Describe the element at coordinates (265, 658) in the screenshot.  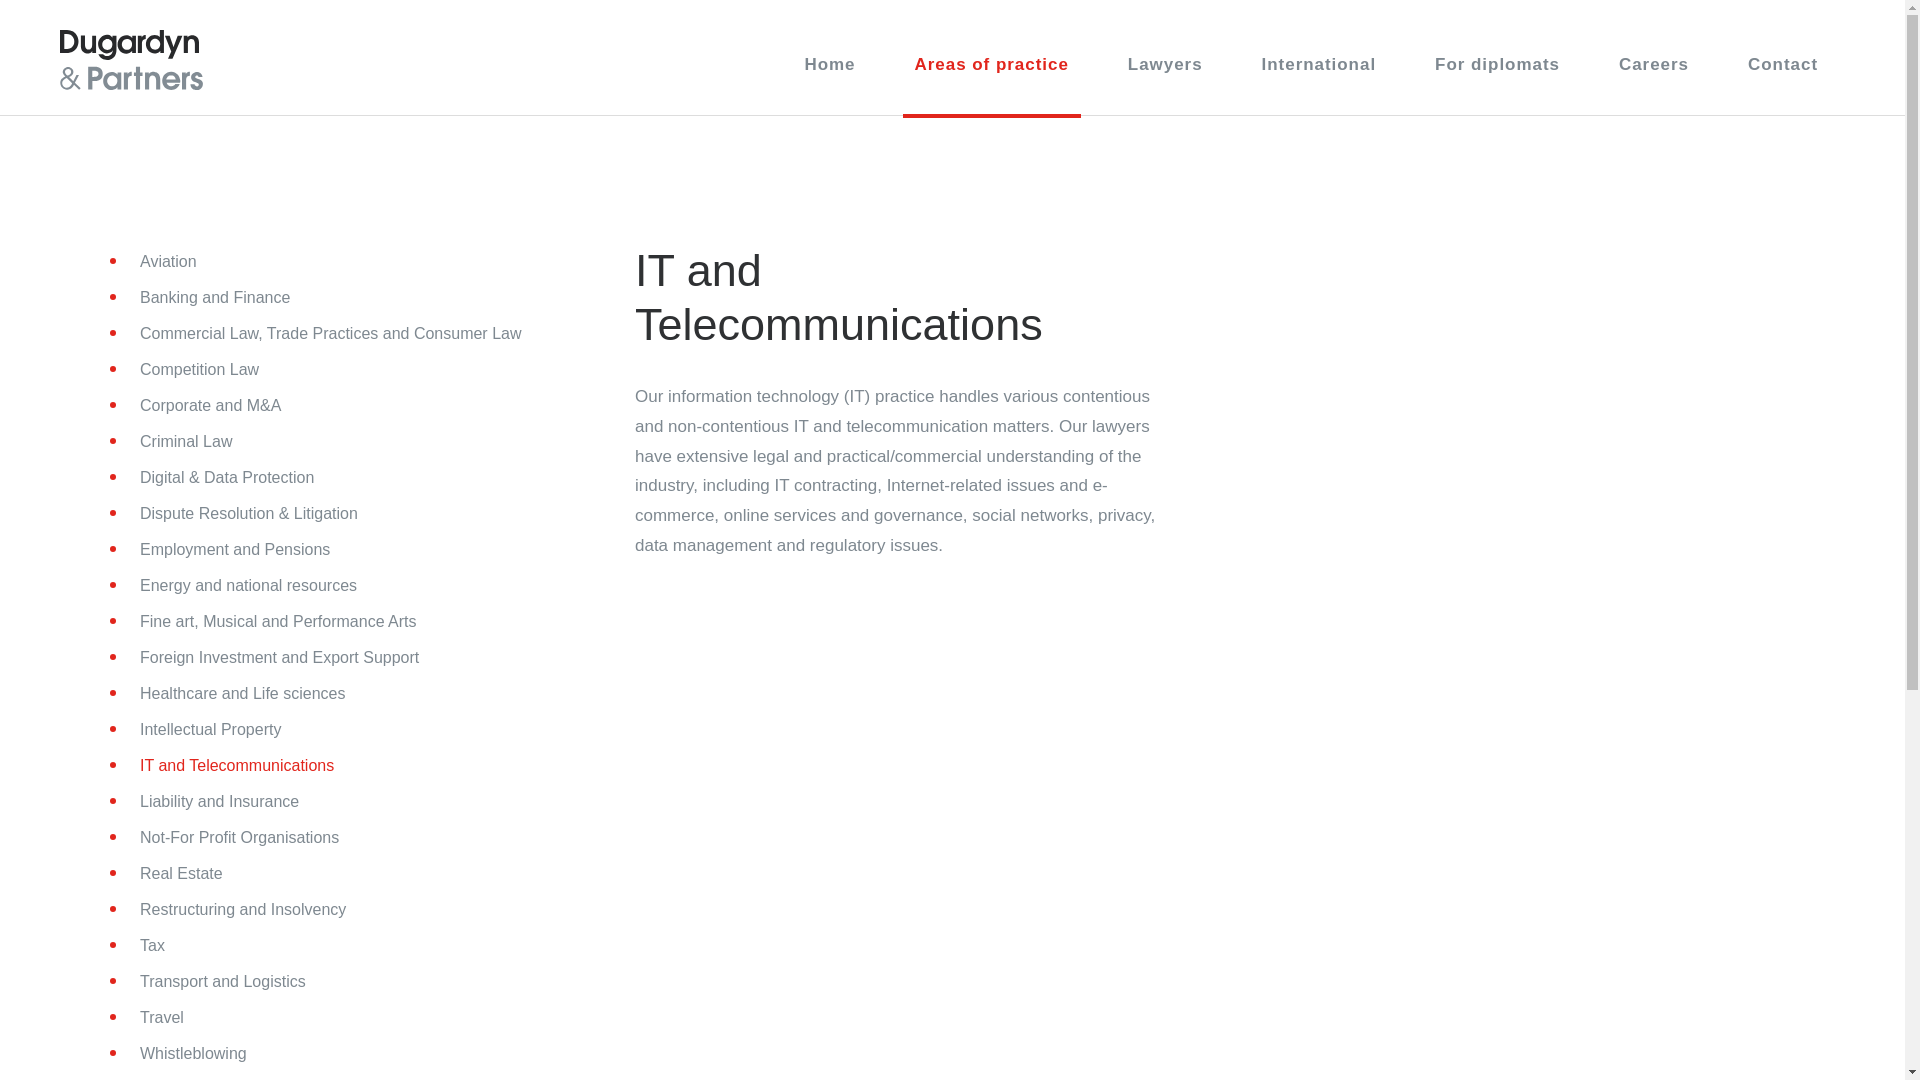
I see `'Foreign Investment and Export Support'` at that location.